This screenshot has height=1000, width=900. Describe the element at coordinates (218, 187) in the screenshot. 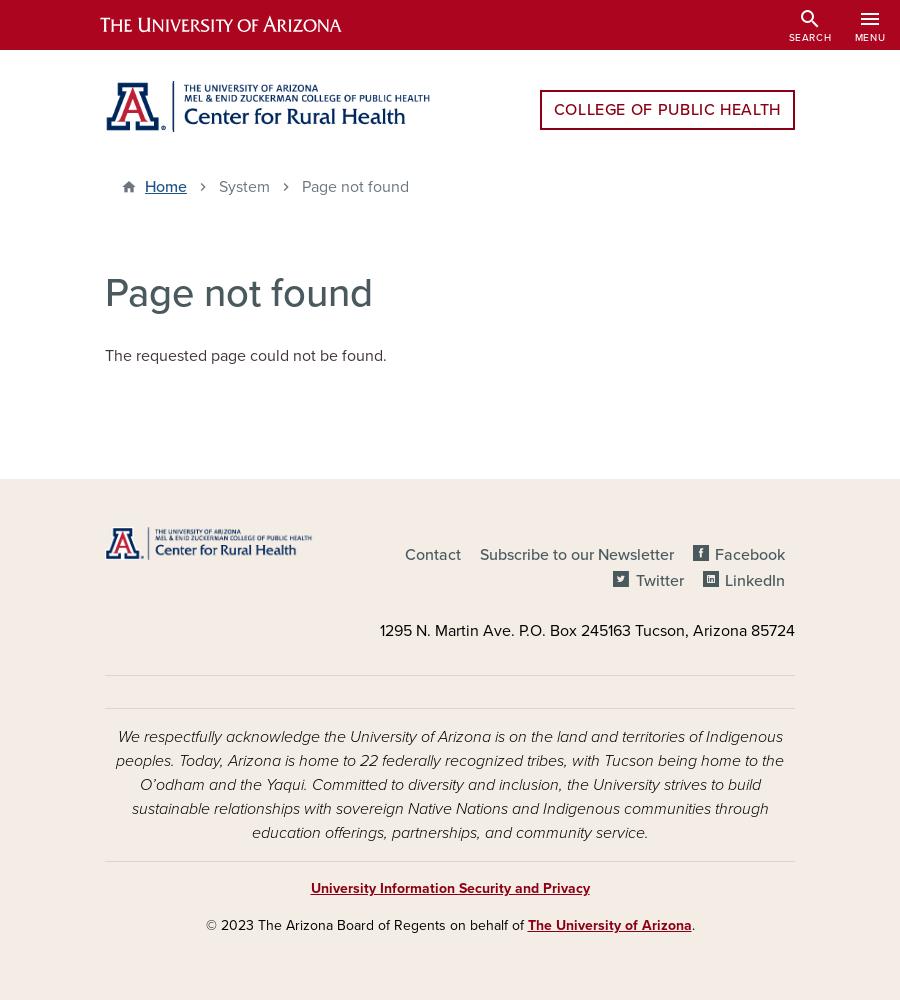

I see `'System'` at that location.